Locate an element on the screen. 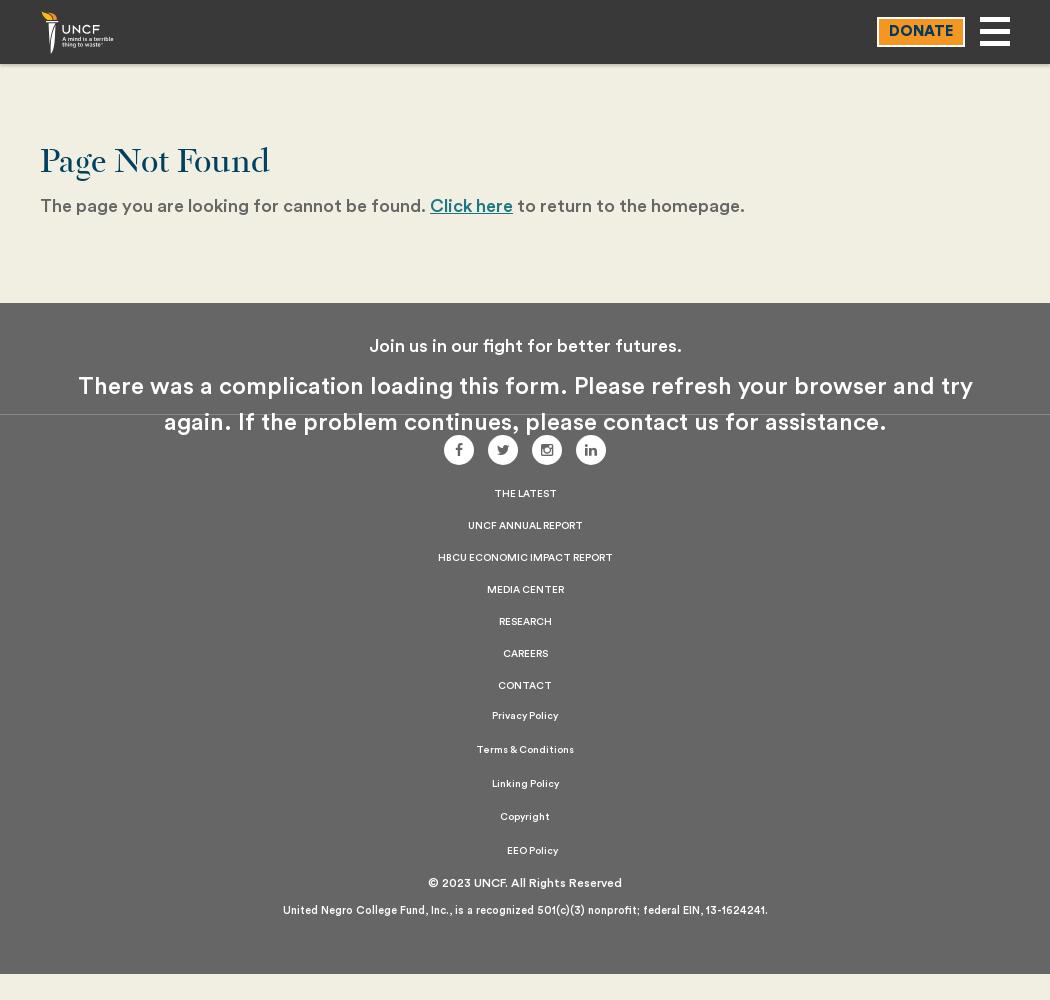 The height and width of the screenshot is (1000, 1050). 'There was a complication loading this form. Please refresh your browser and try again. If the problem continues, please contact us for assistance.' is located at coordinates (523, 405).